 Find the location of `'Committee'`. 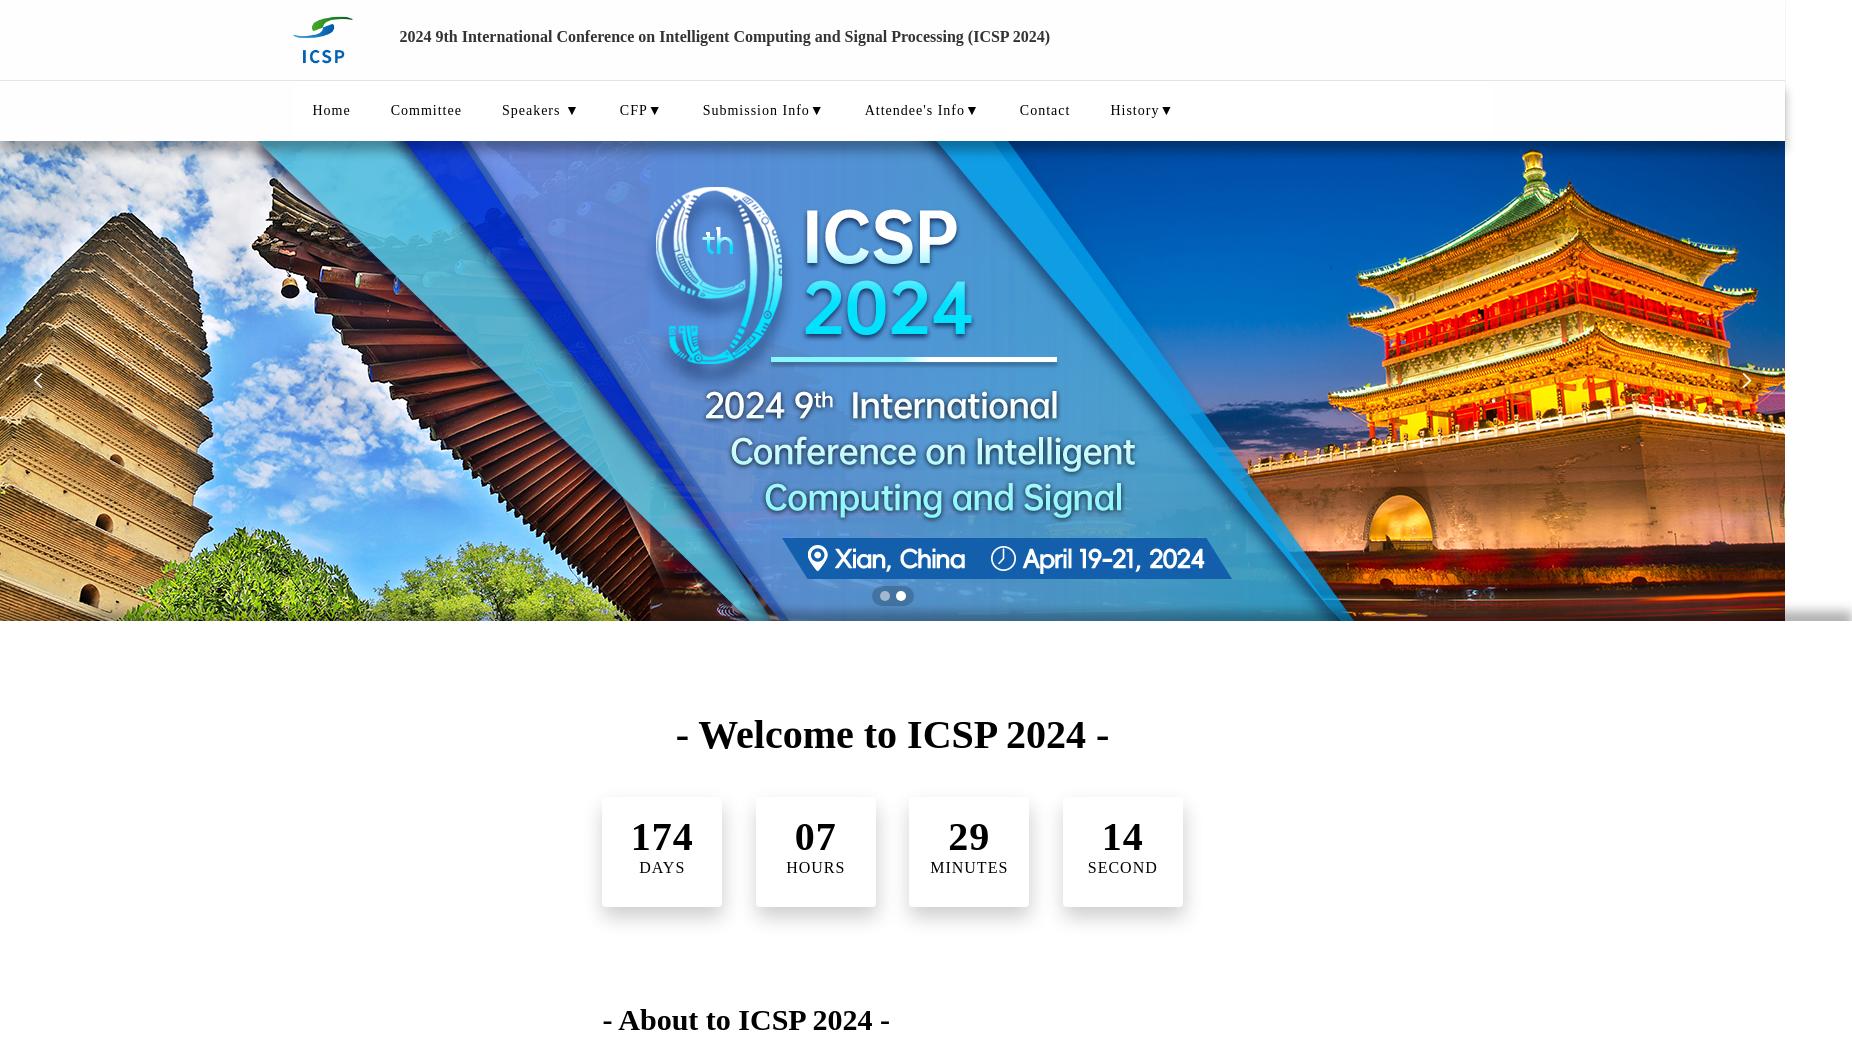

'Committee' is located at coordinates (425, 110).